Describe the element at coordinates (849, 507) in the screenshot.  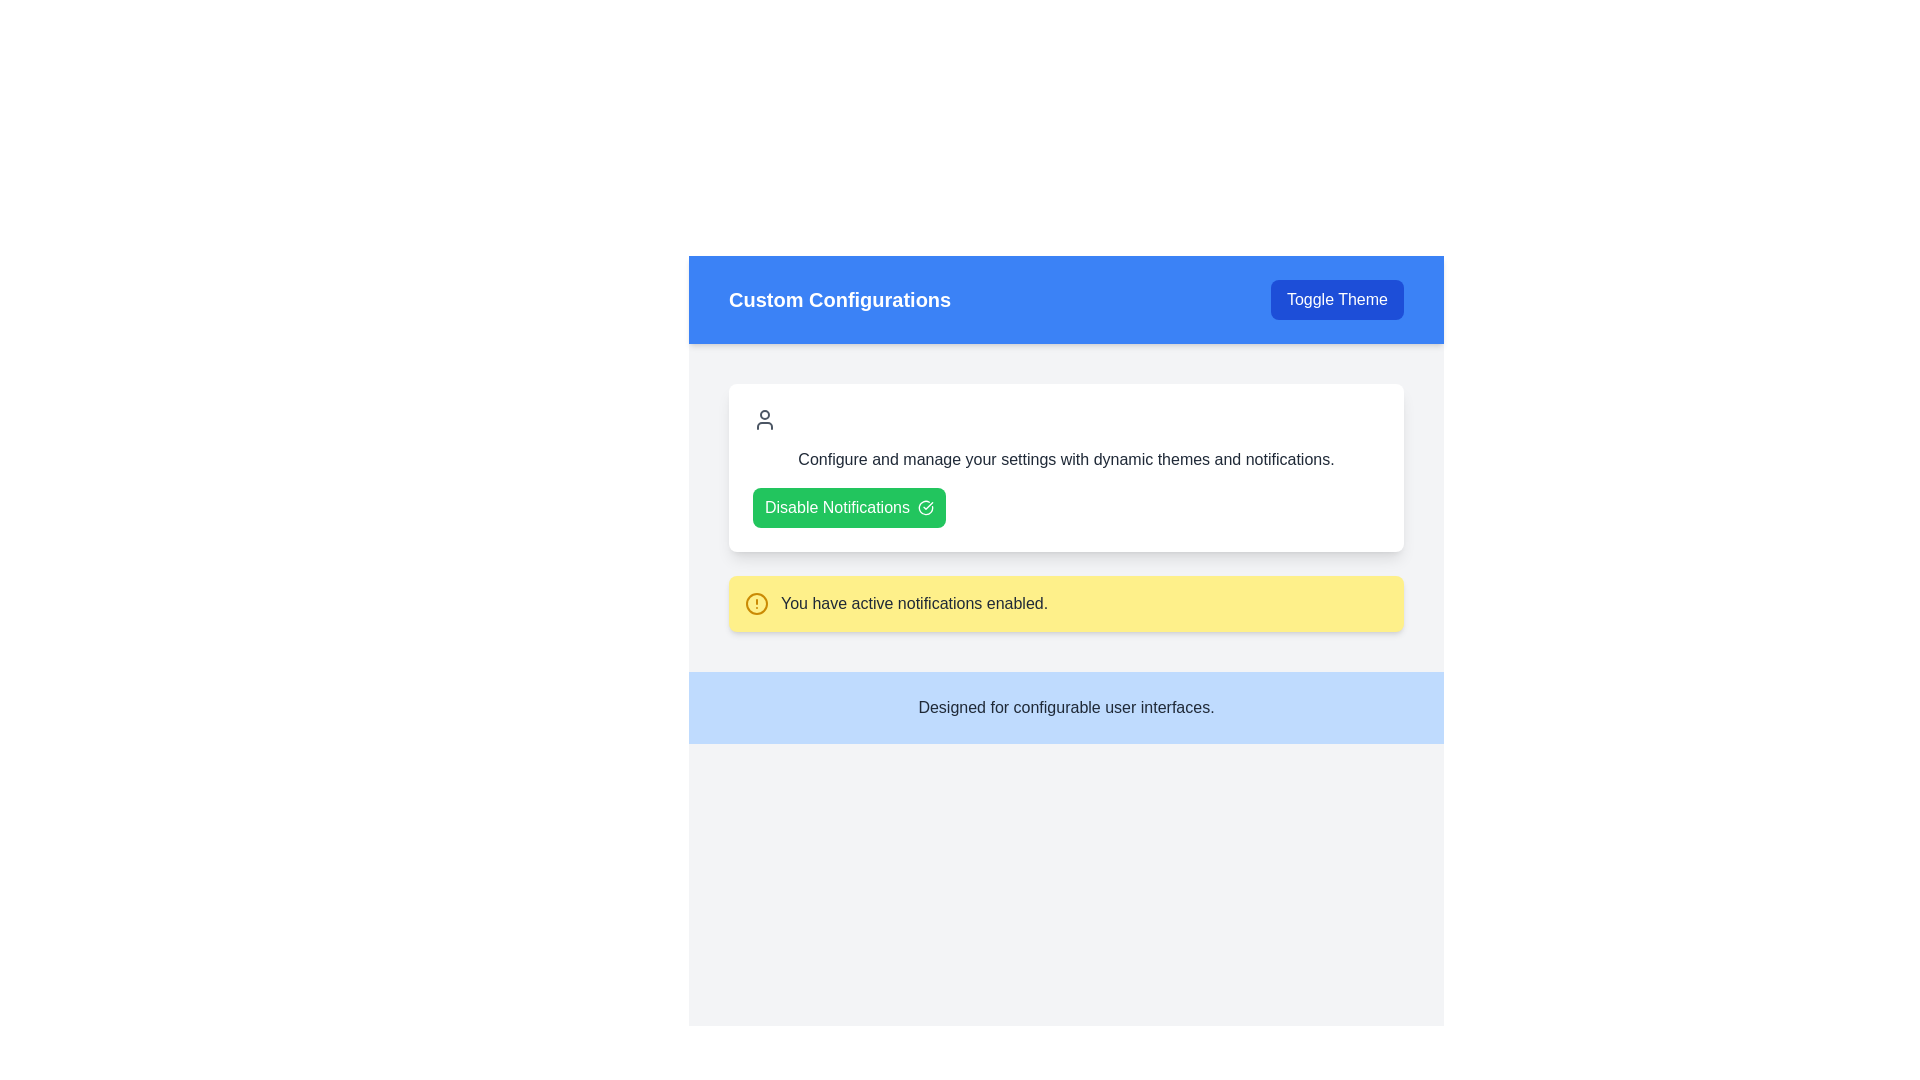
I see `the interactive button located at the top-center of the interface` at that location.